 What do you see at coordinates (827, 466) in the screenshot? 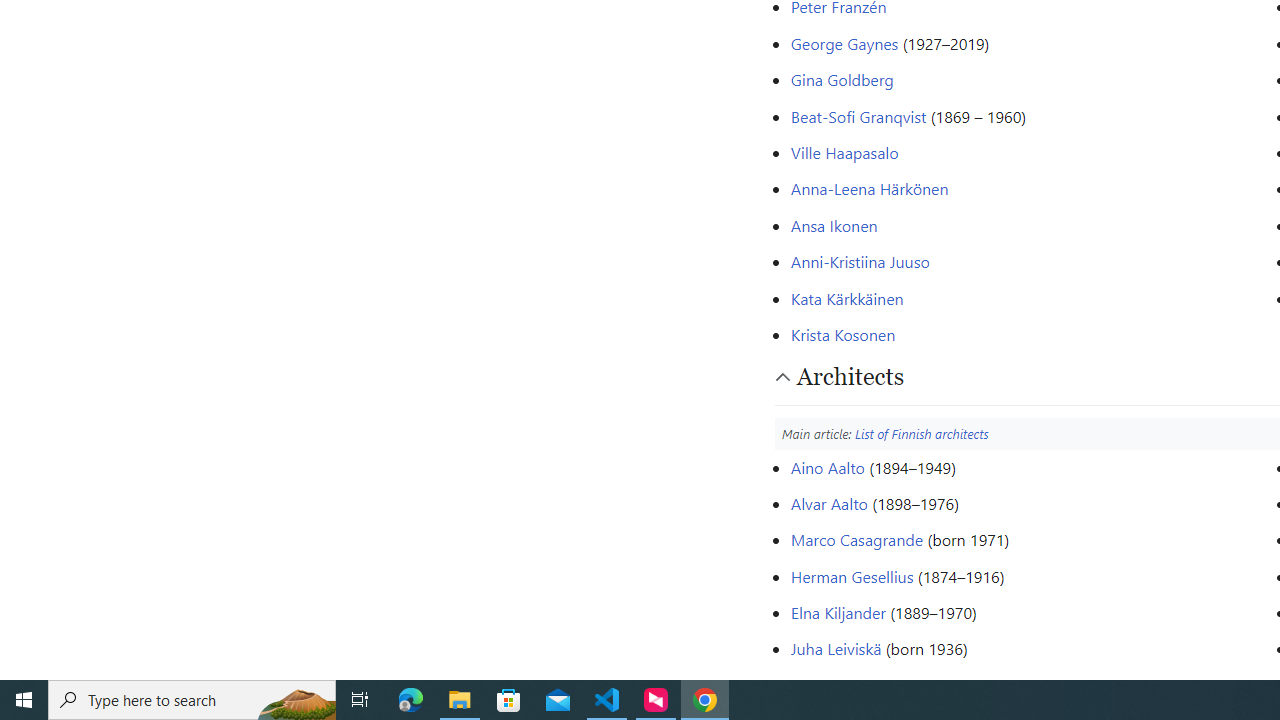
I see `'Aino Aalto'` at bounding box center [827, 466].